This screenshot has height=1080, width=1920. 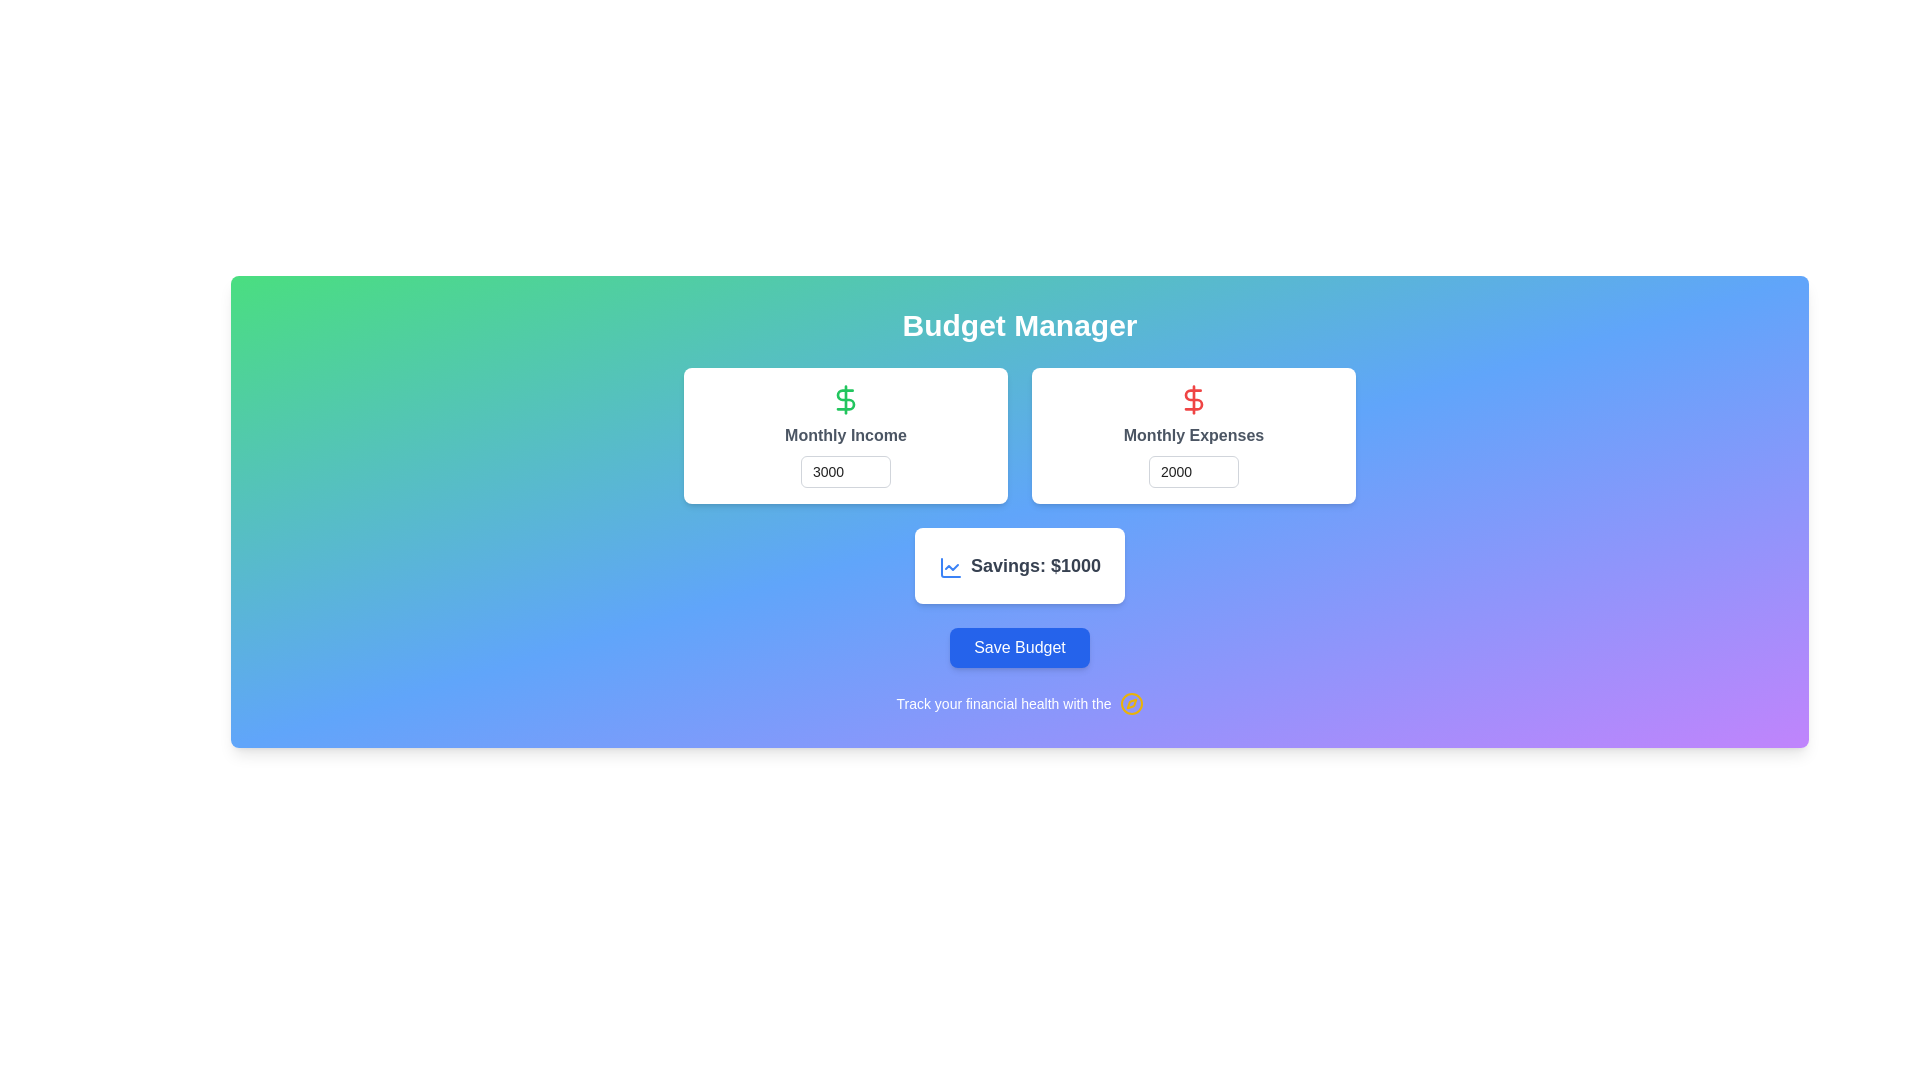 I want to click on the numeric input field for entering numerical data, which currently displays the value '2000', to focus and type a number, so click(x=1194, y=471).